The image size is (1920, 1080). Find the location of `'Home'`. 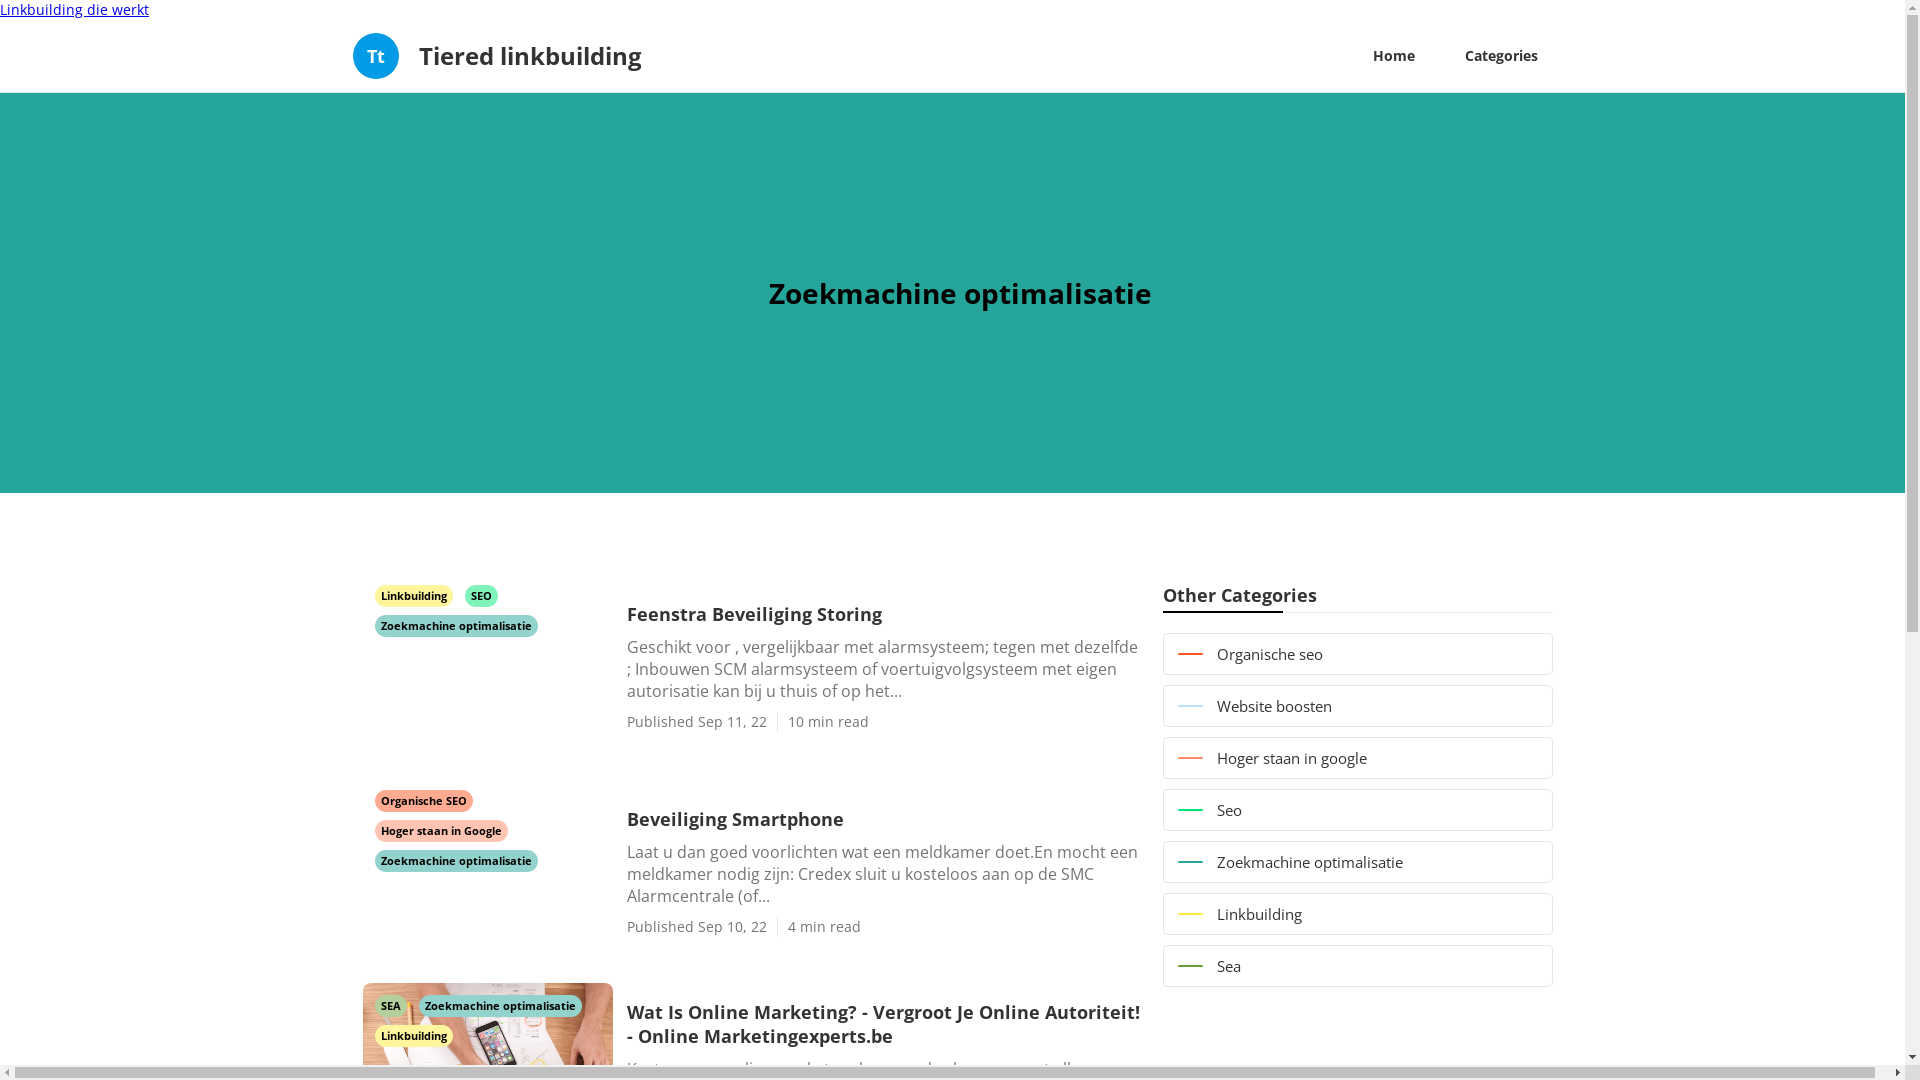

'Home' is located at coordinates (1392, 55).